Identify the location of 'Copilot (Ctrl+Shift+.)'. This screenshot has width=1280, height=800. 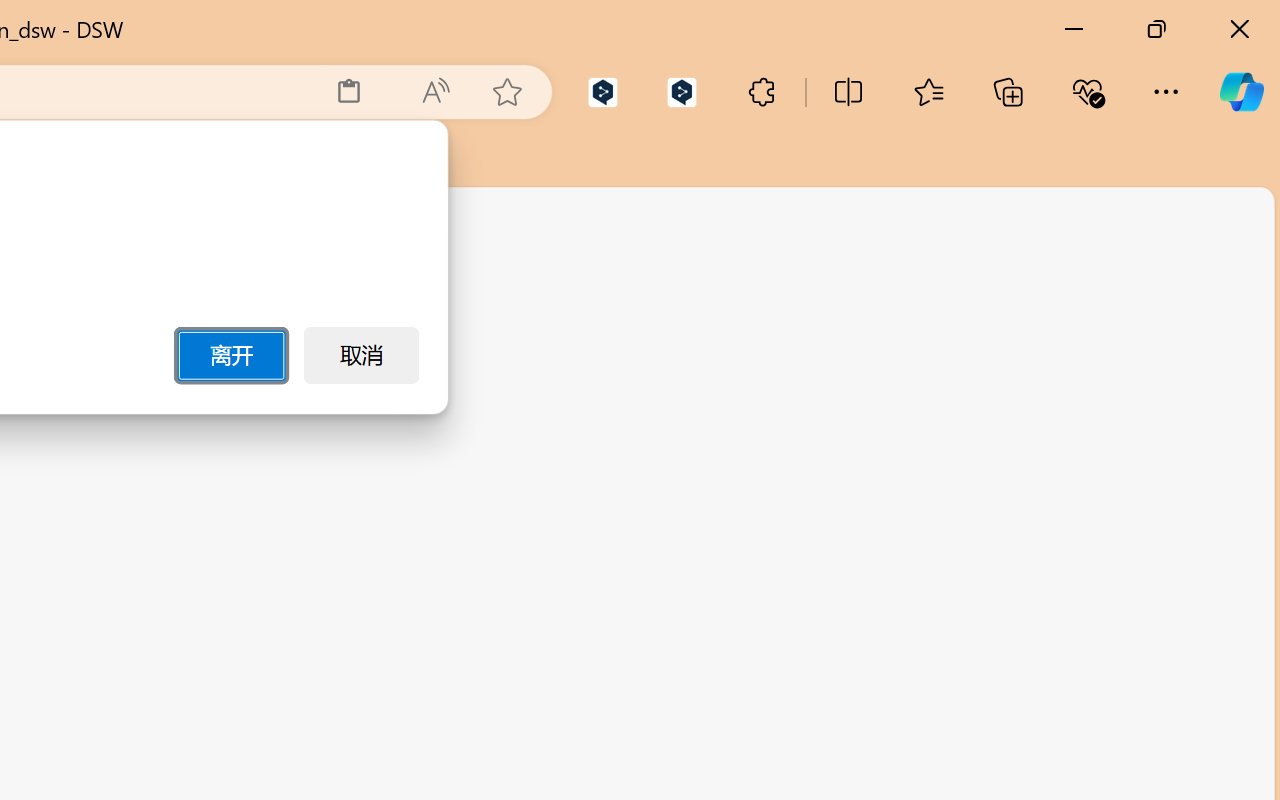
(1240, 91).